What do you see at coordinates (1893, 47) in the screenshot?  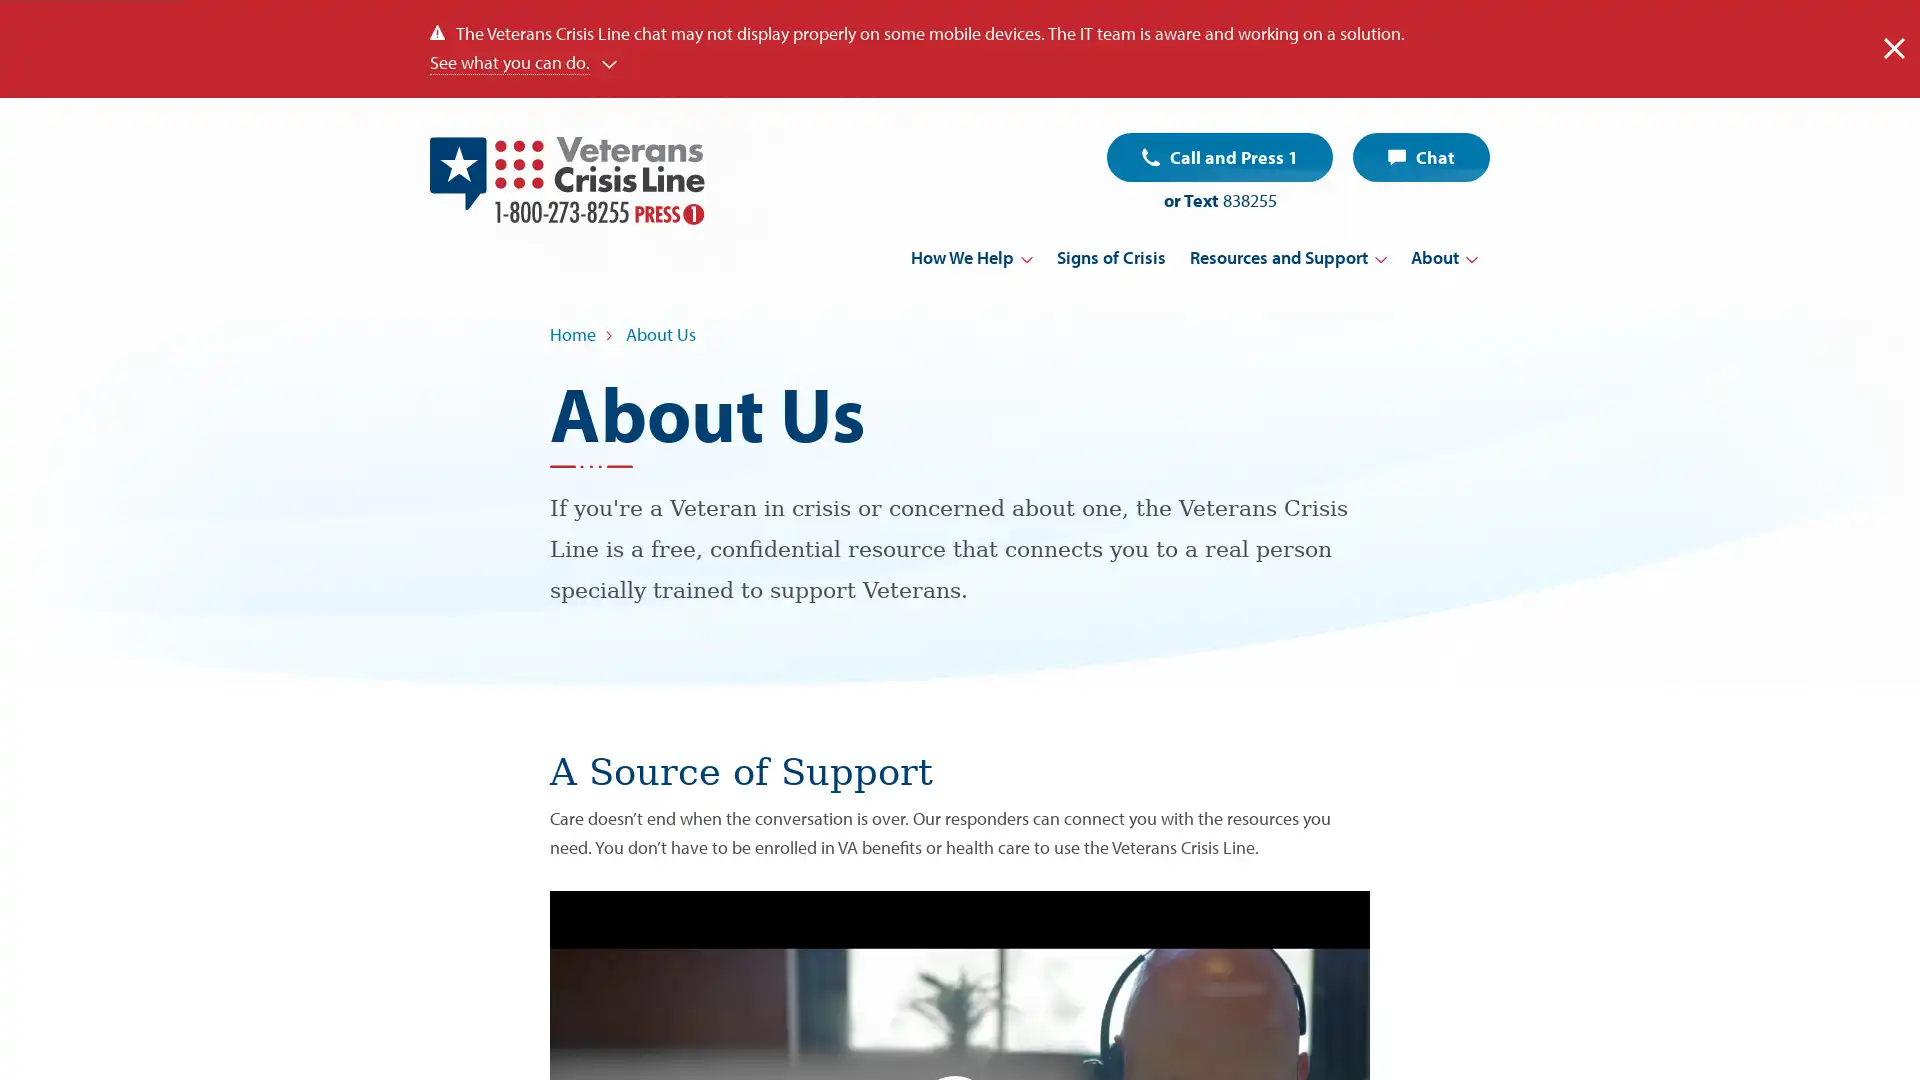 I see `Close Banner` at bounding box center [1893, 47].